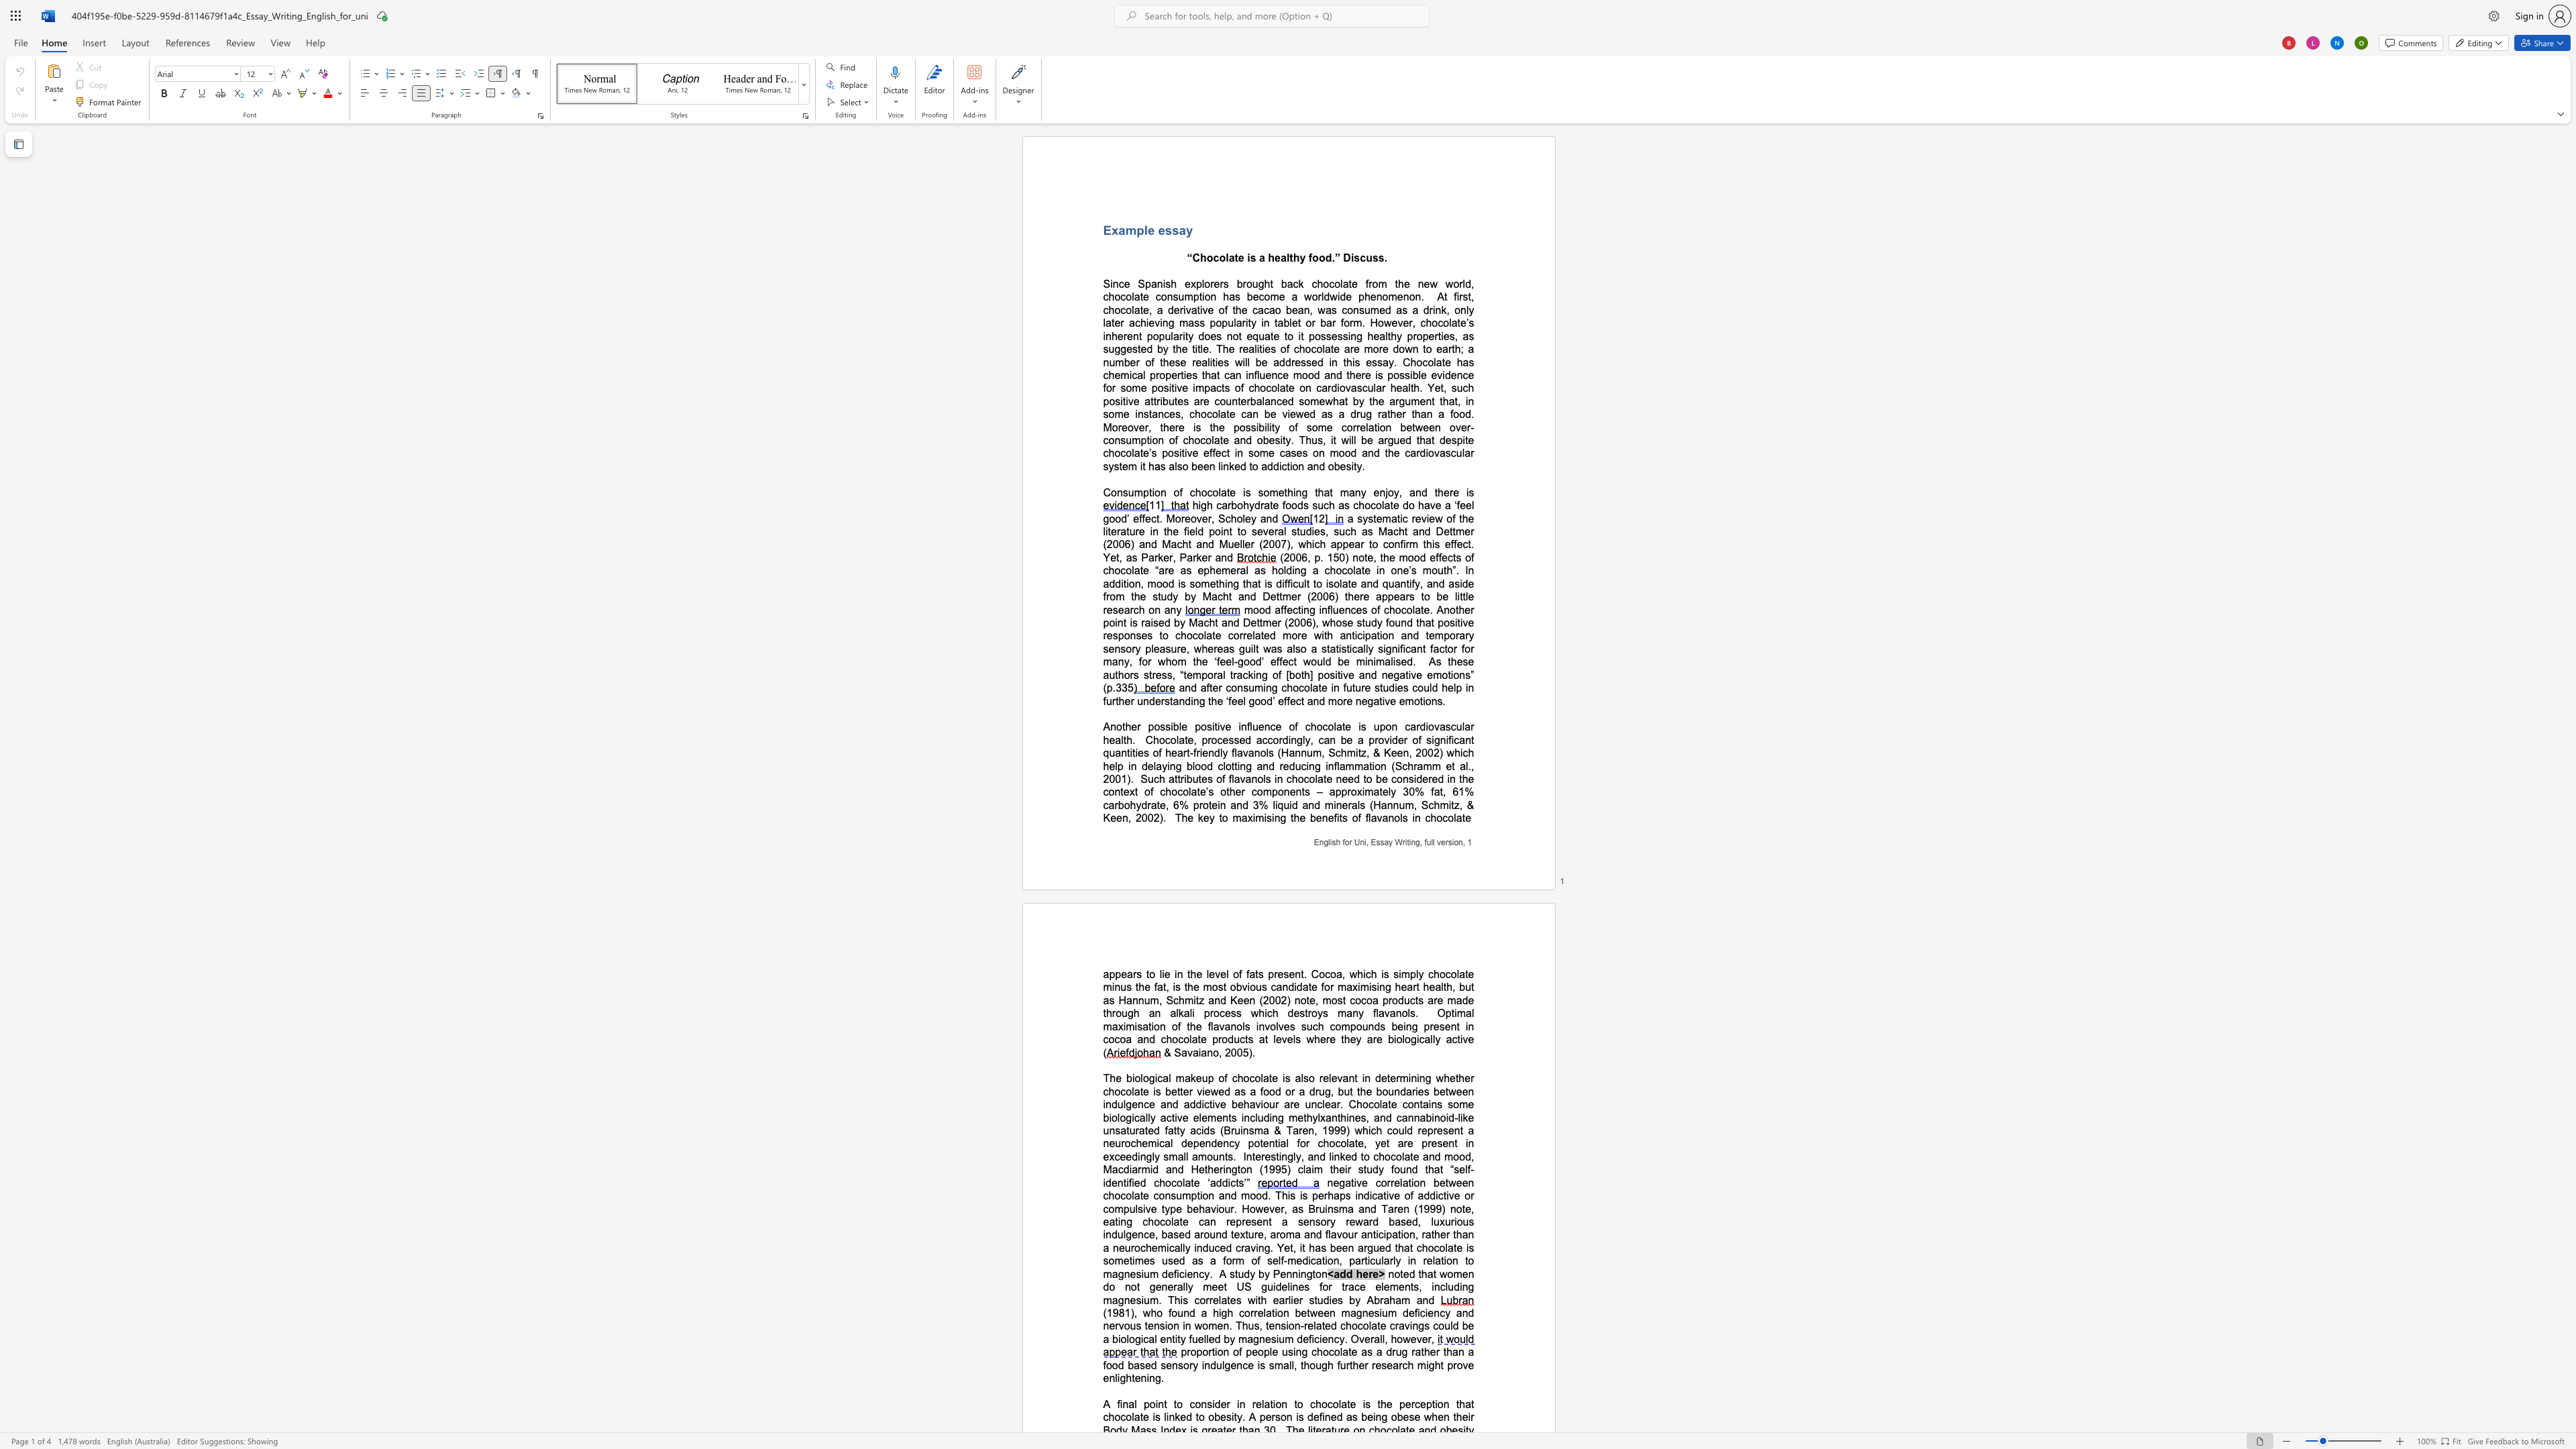 This screenshot has width=2576, height=1449. I want to click on the 1th character "e" in the text, so click(1283, 1273).